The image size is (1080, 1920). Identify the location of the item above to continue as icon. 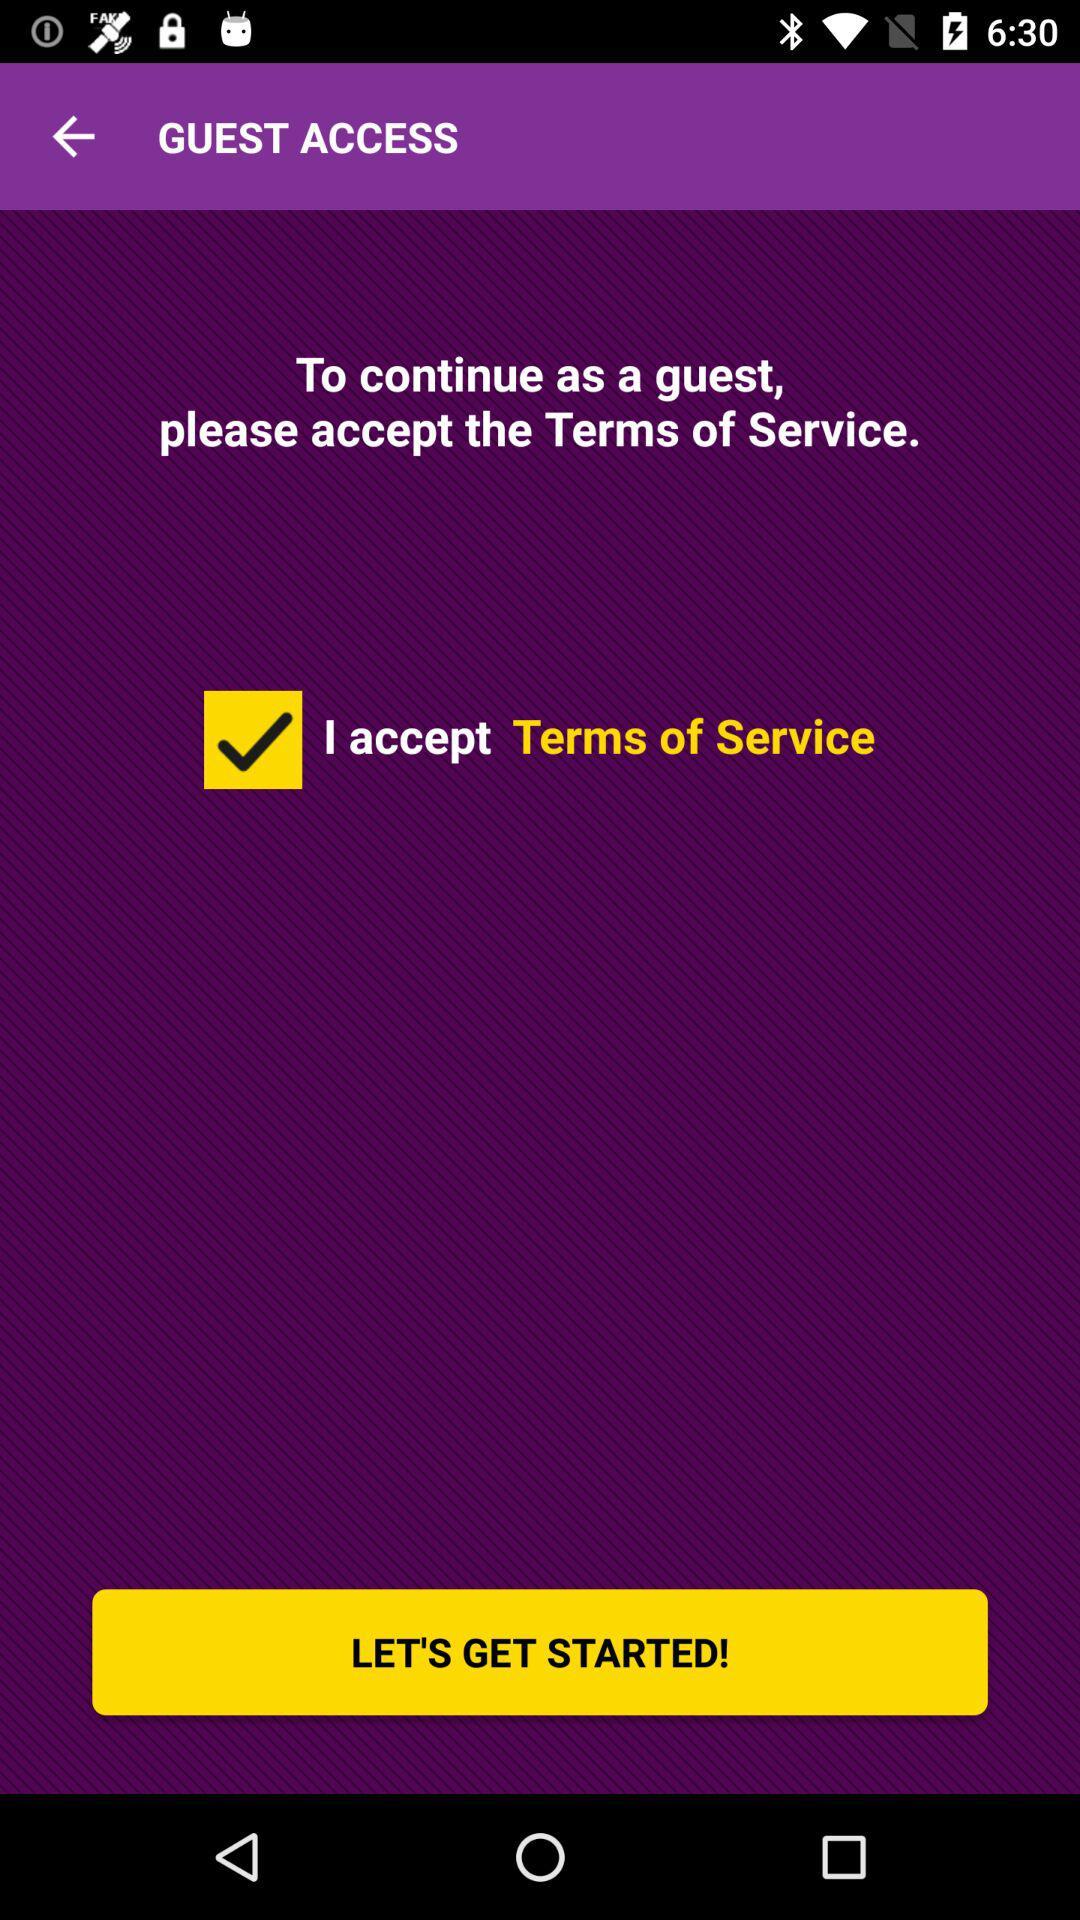
(72, 135).